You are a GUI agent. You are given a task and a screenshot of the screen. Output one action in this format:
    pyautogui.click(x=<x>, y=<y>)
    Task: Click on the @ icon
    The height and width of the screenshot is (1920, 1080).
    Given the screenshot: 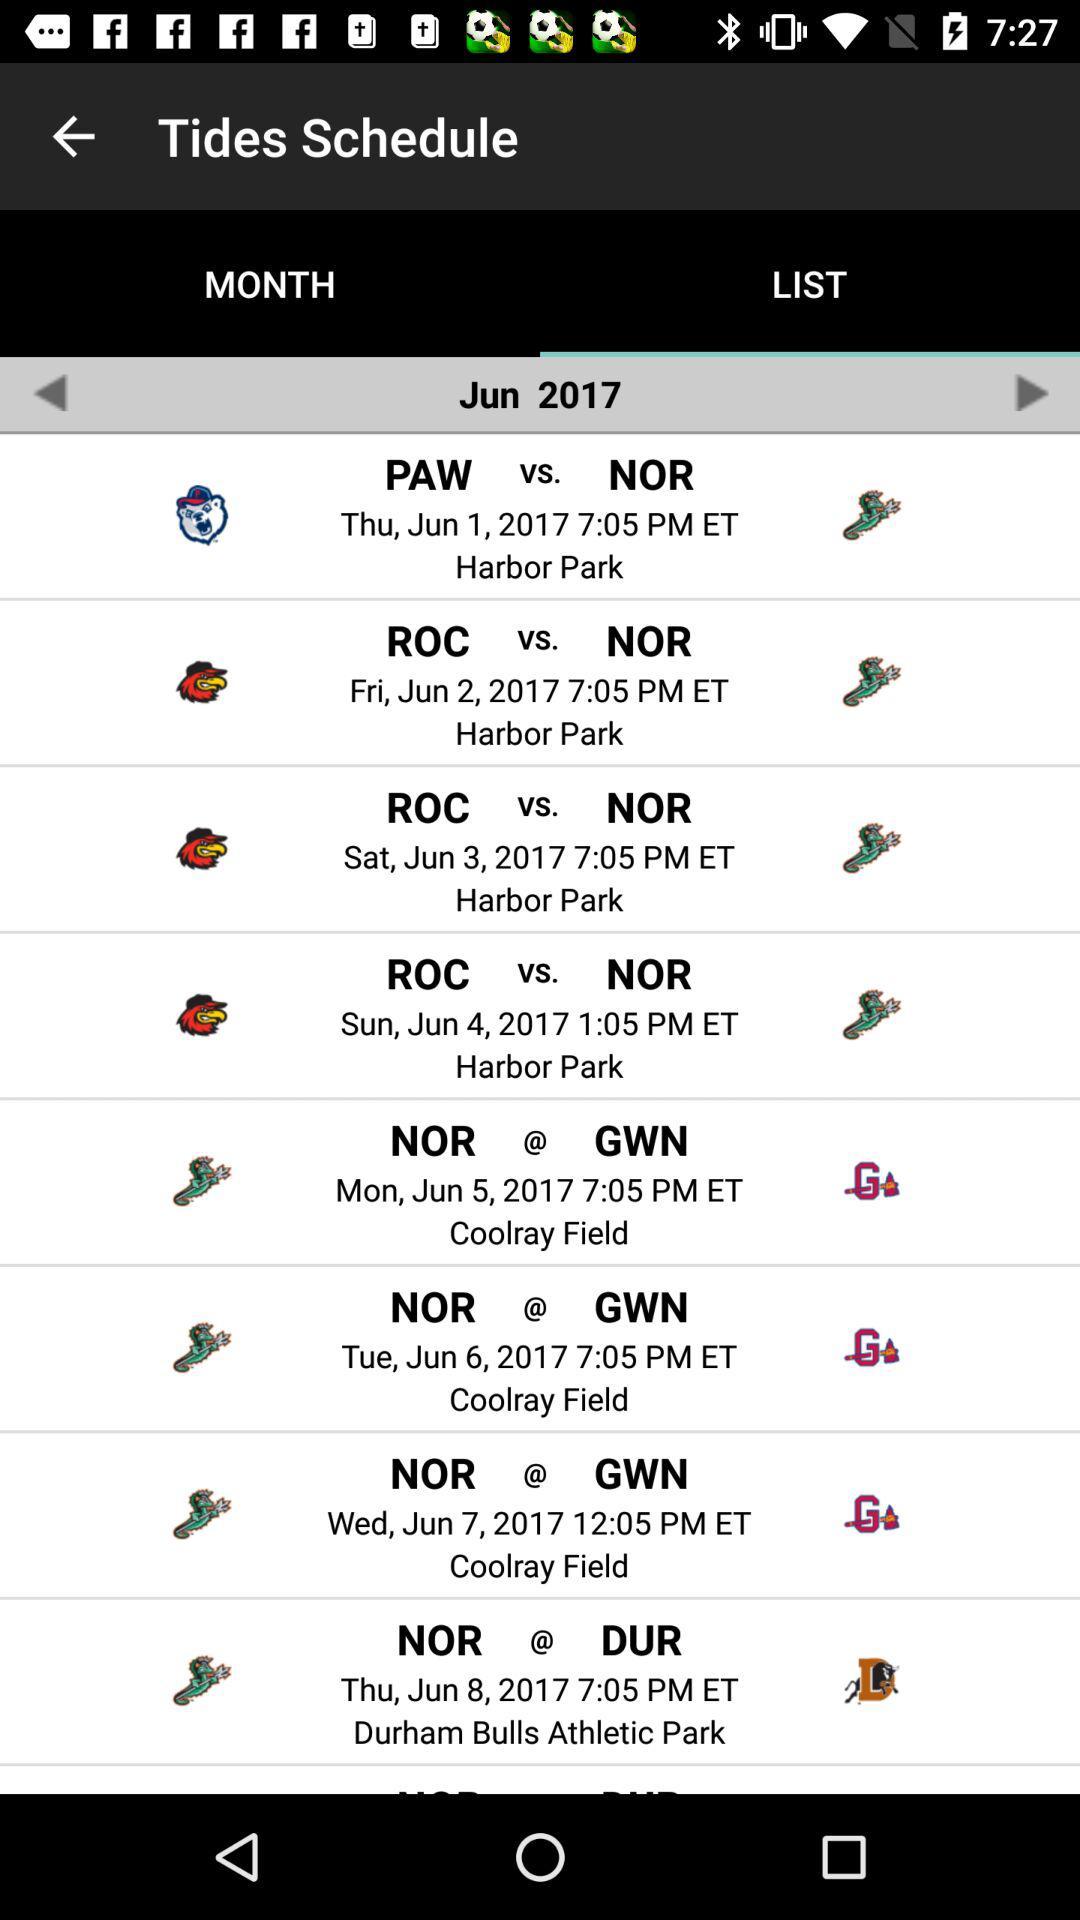 What is the action you would take?
    pyautogui.click(x=541, y=1638)
    